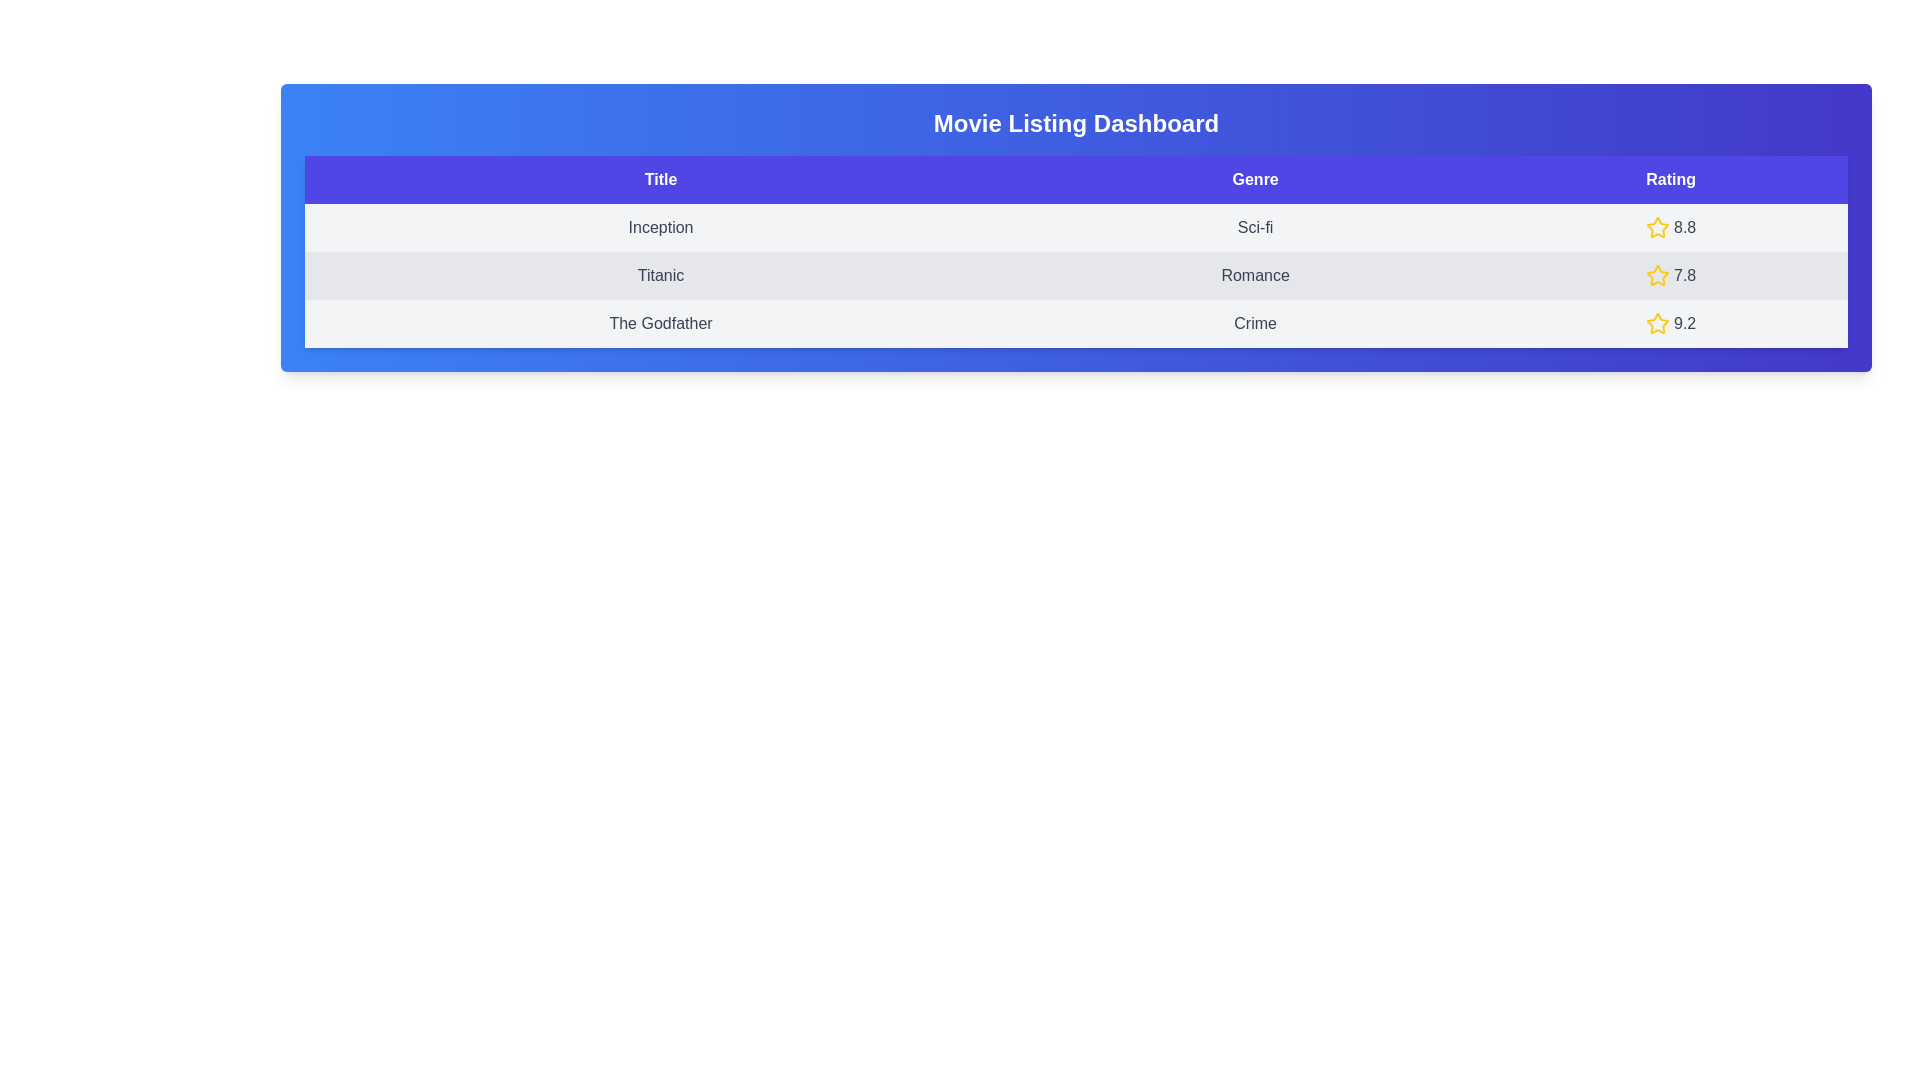  What do you see at coordinates (661, 323) in the screenshot?
I see `text displayed in the label for the movie title 'The Godfather', which is positioned under the 'Title' column in the 'Movie Listing Dashboard'` at bounding box center [661, 323].